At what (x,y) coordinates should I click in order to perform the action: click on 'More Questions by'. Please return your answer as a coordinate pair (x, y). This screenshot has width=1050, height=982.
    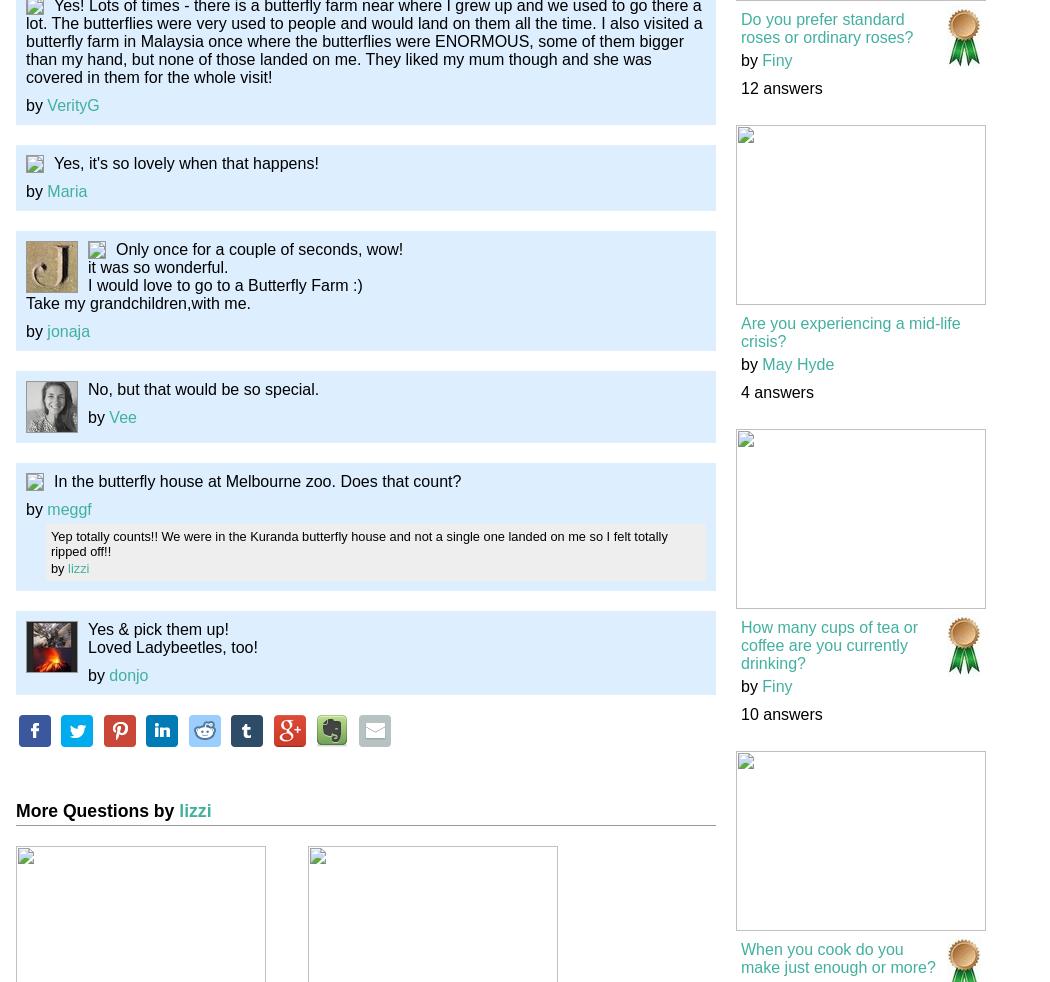
    Looking at the image, I should click on (97, 809).